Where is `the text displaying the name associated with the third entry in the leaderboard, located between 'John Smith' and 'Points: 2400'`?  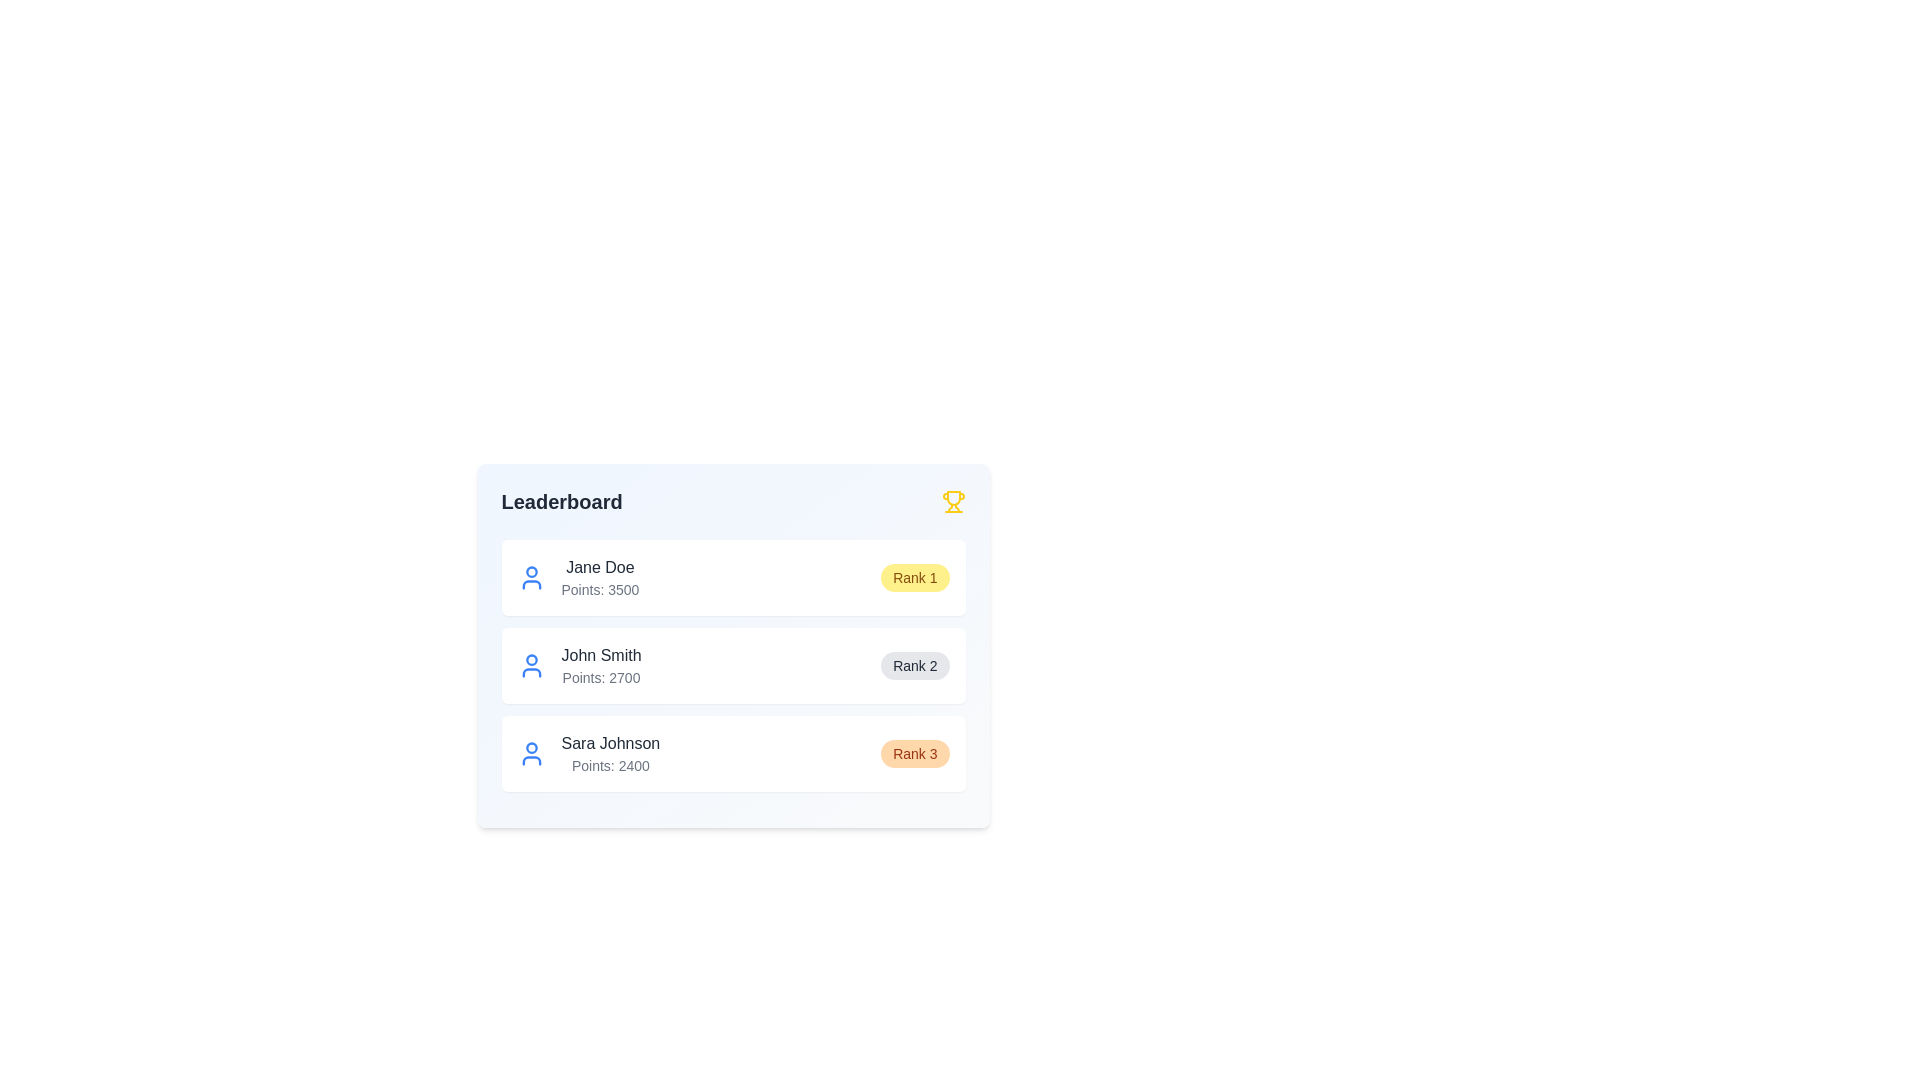 the text displaying the name associated with the third entry in the leaderboard, located between 'John Smith' and 'Points: 2400' is located at coordinates (609, 744).